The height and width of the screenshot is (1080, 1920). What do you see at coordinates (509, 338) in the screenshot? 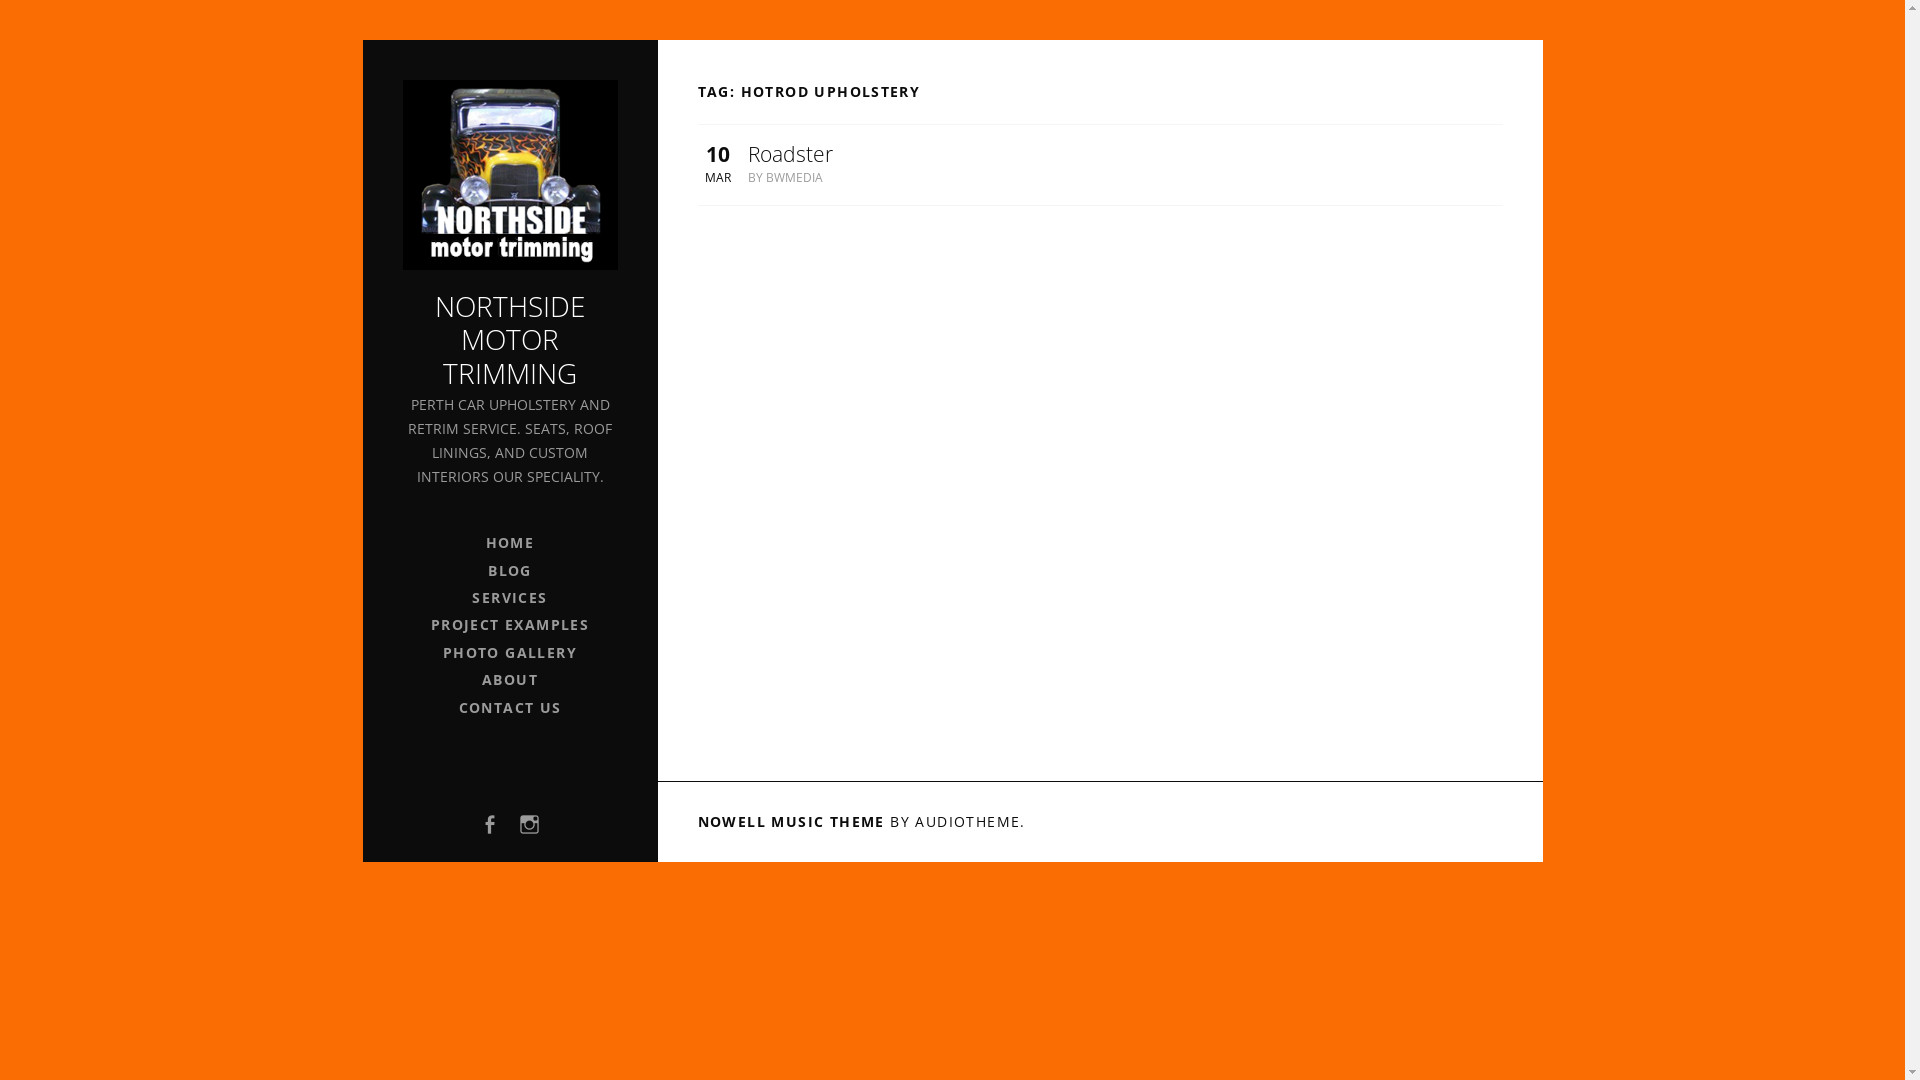
I see `'NORTHSIDE MOTOR TRIMMING'` at bounding box center [509, 338].